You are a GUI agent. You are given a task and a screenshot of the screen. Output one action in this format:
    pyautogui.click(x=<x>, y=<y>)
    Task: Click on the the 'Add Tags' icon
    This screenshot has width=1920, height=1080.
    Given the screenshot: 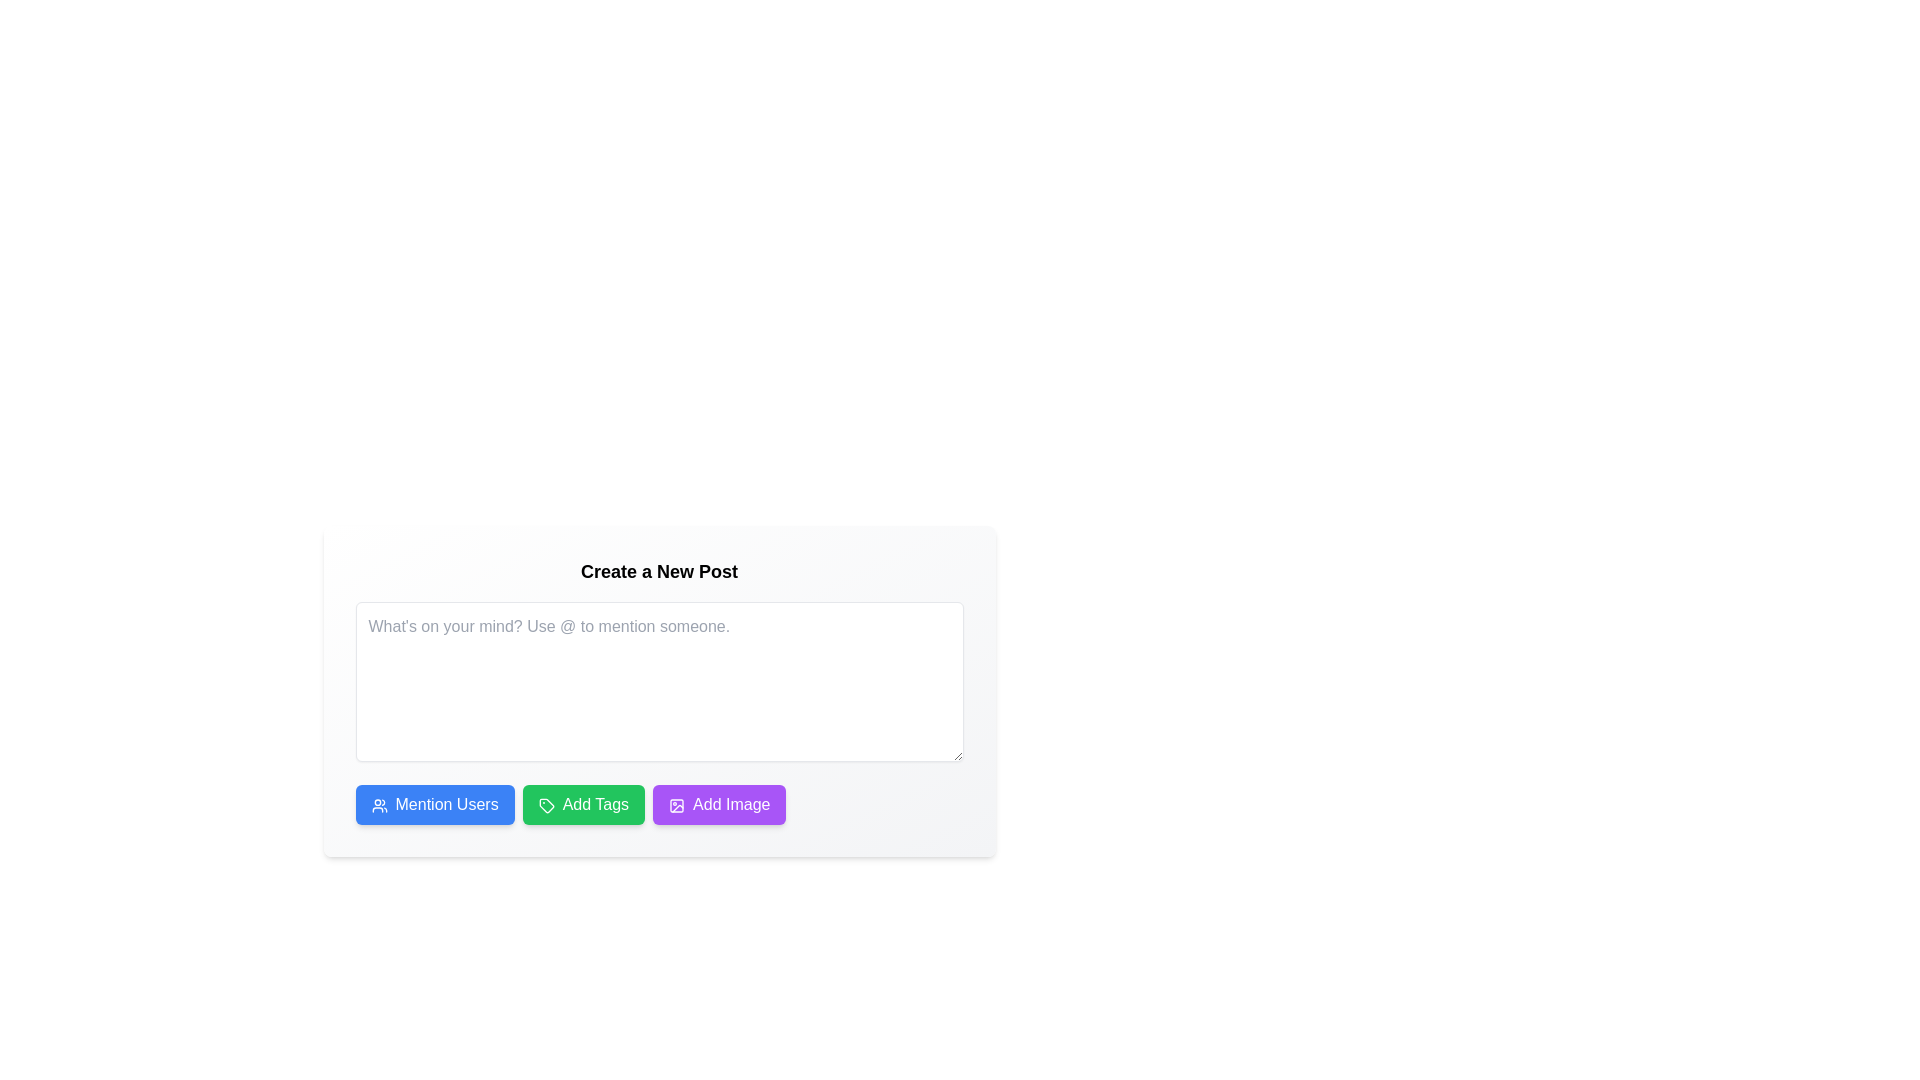 What is the action you would take?
    pyautogui.click(x=546, y=804)
    